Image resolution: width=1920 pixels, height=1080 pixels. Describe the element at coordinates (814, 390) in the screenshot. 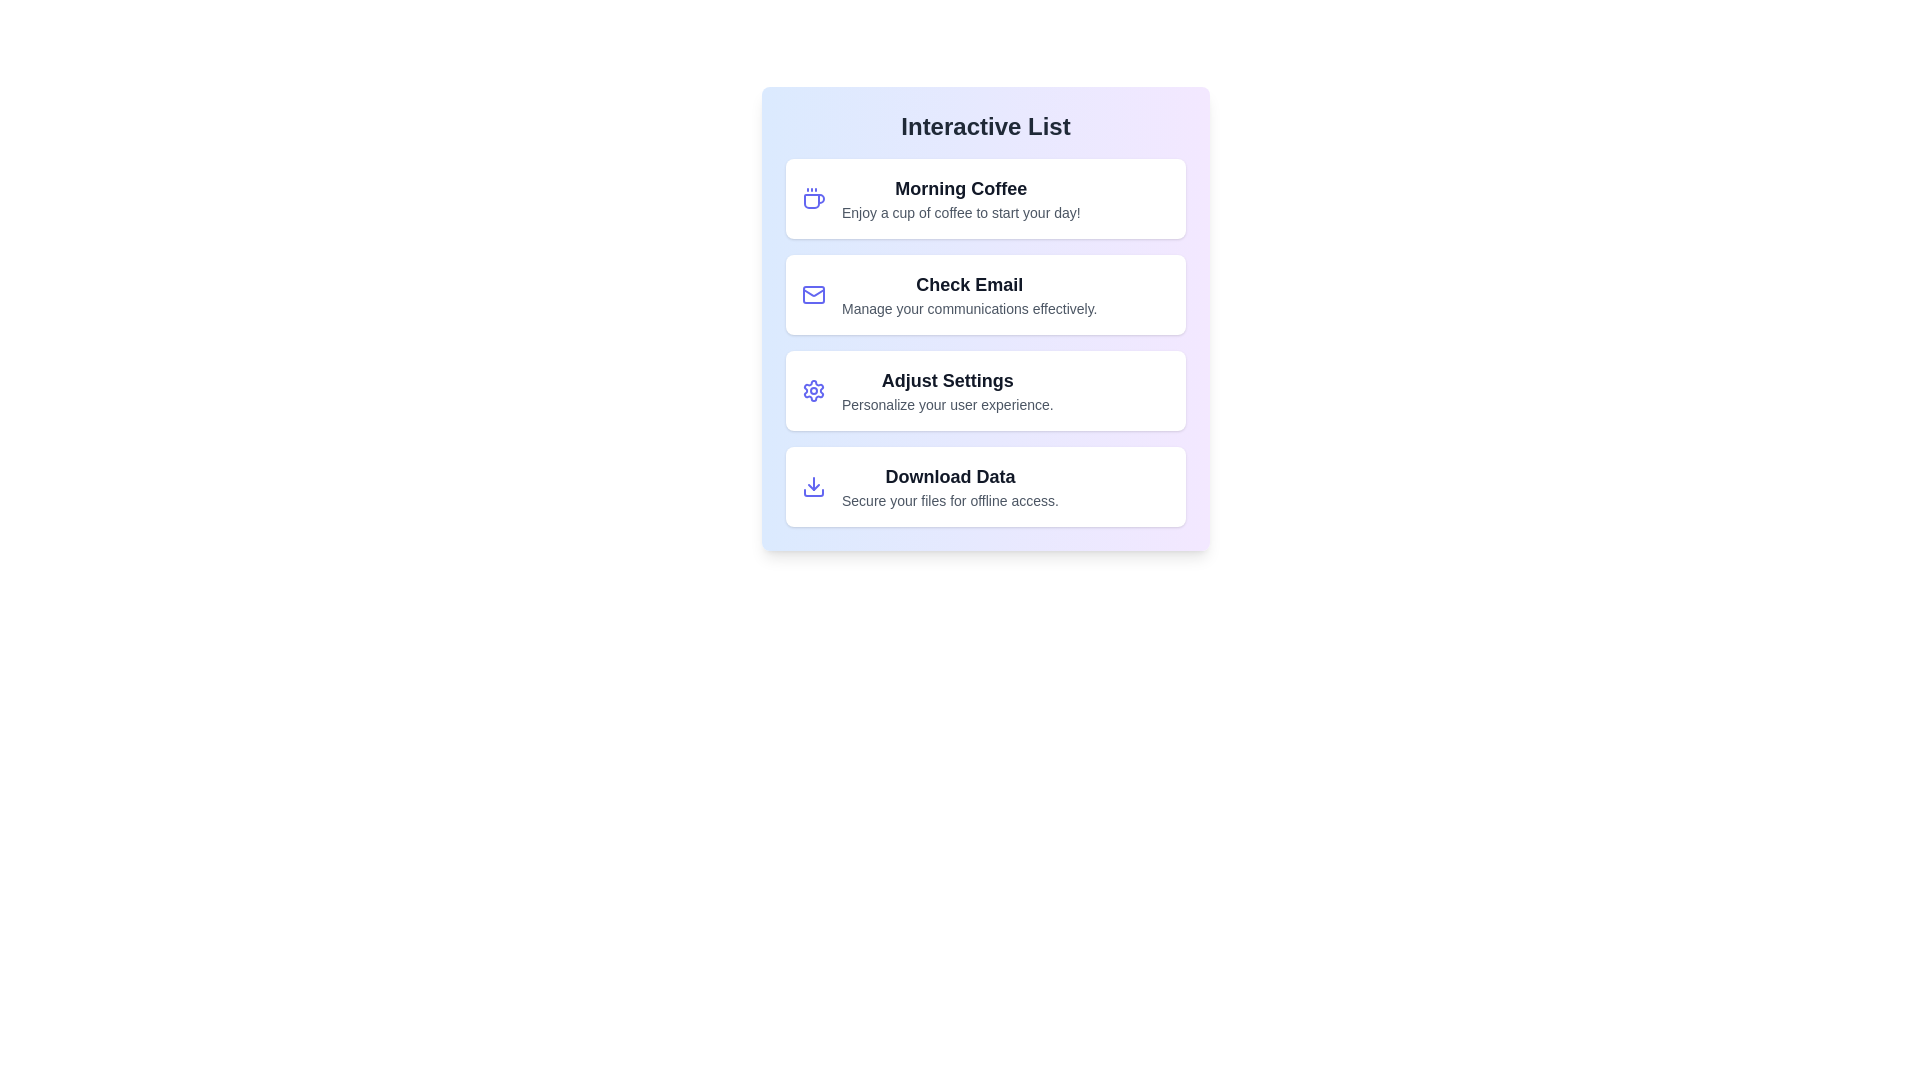

I see `the icon associated with Adjust Settings to inspect it` at that location.